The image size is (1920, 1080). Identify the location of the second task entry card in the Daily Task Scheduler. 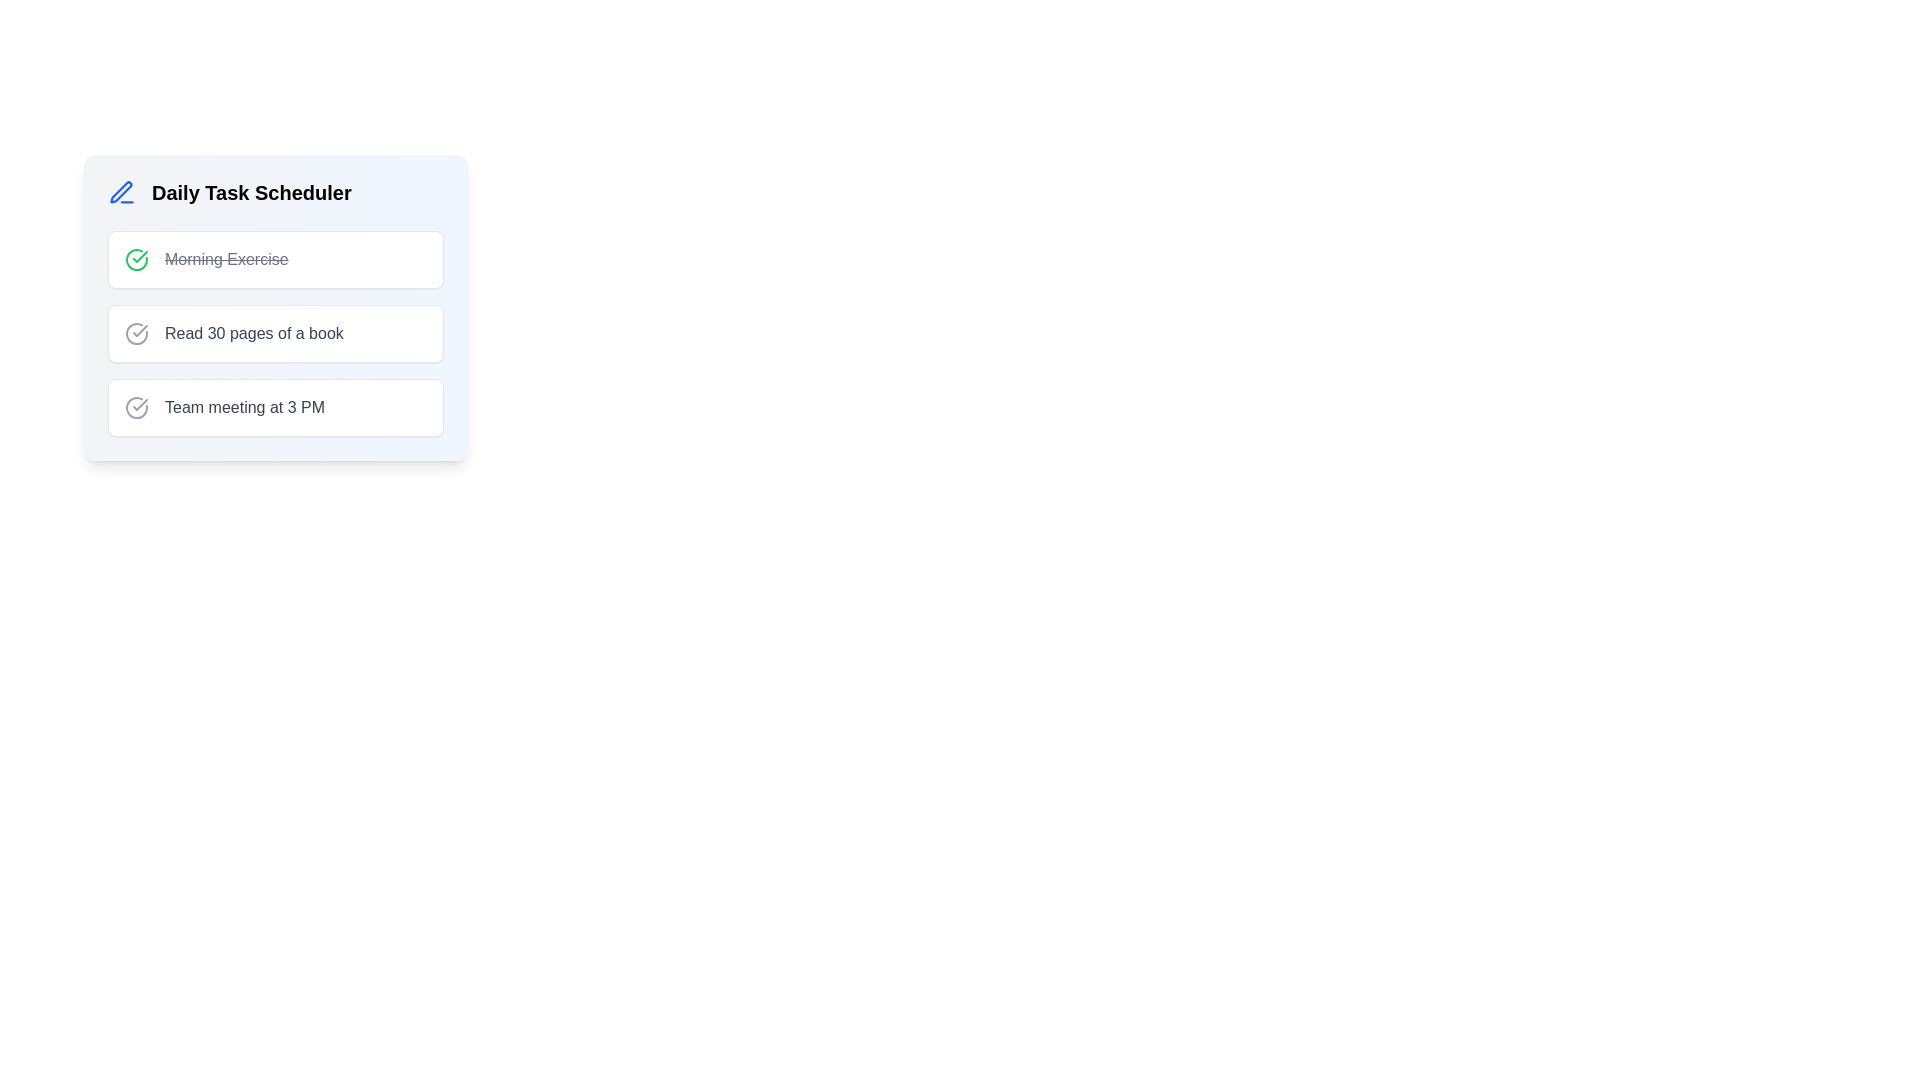
(274, 333).